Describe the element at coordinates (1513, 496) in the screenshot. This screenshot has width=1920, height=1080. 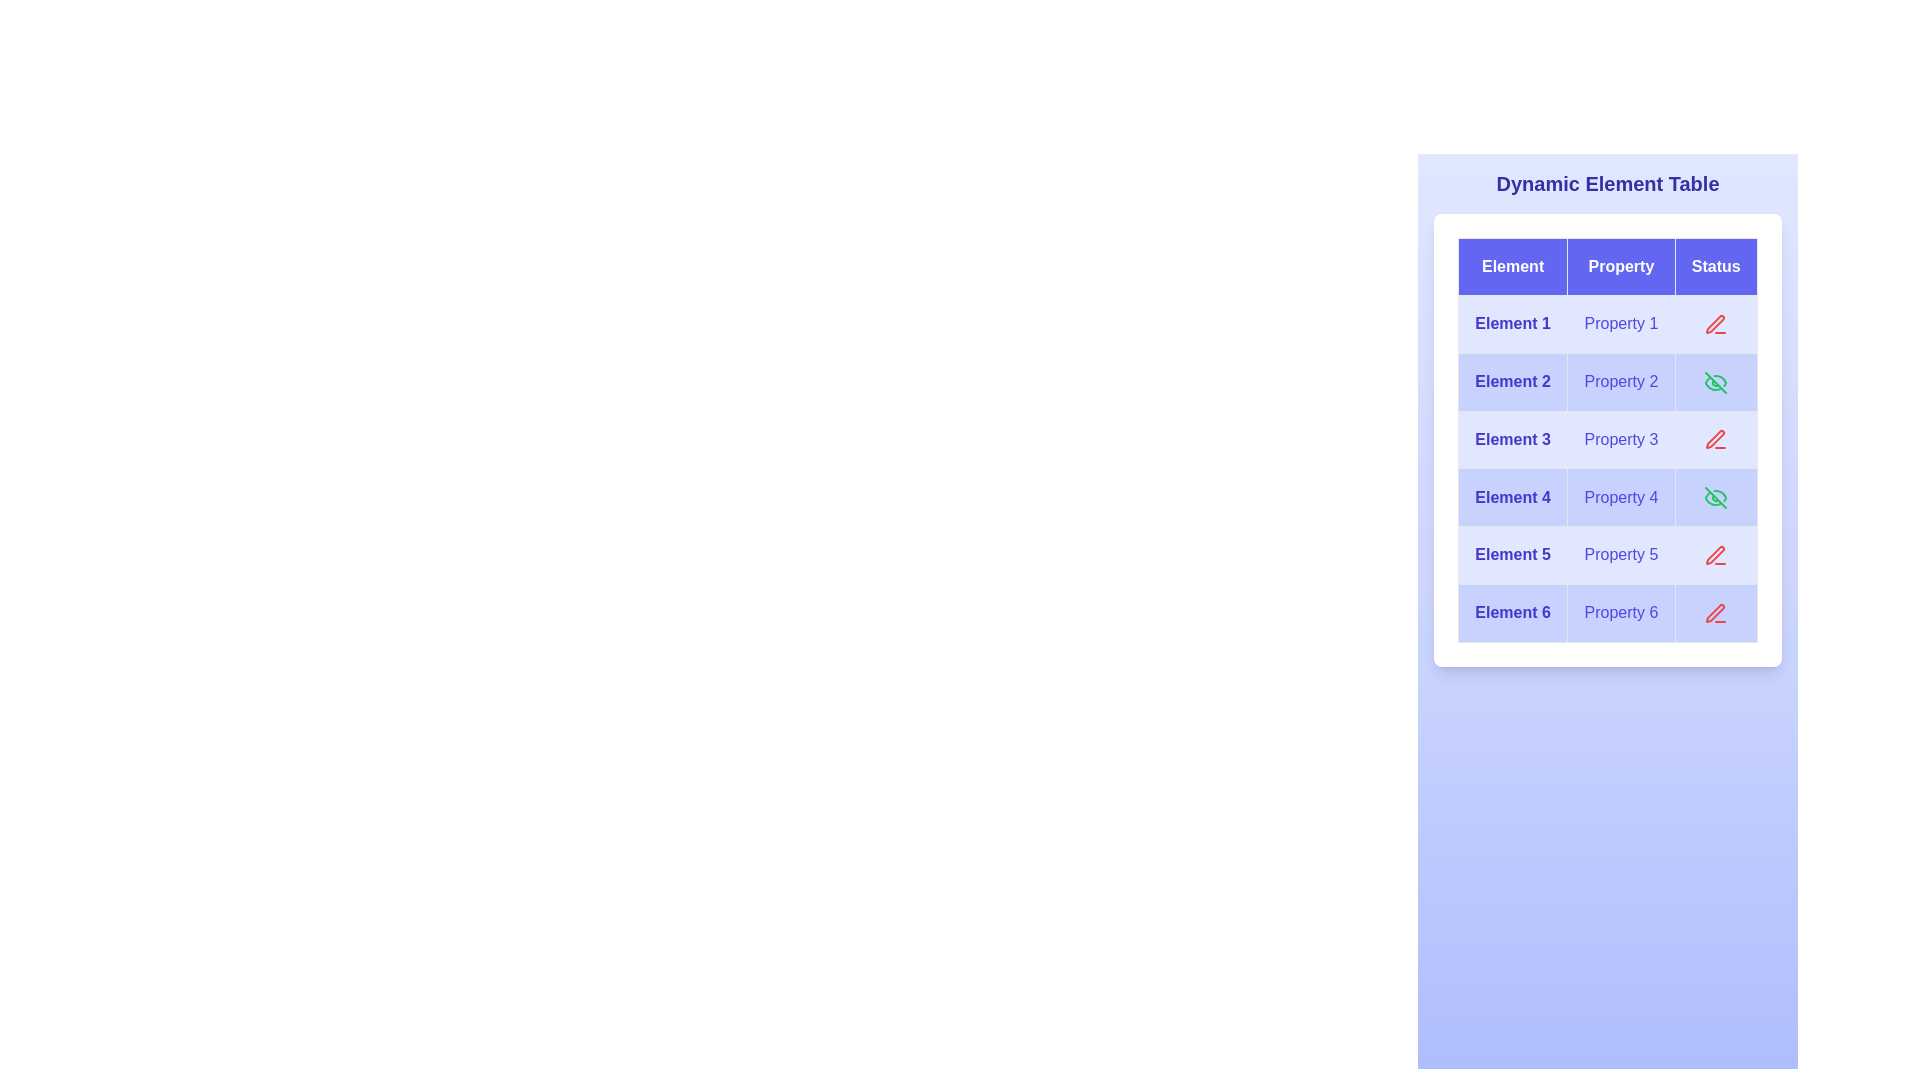
I see `the text of element Element 4 to read its displayed text` at that location.